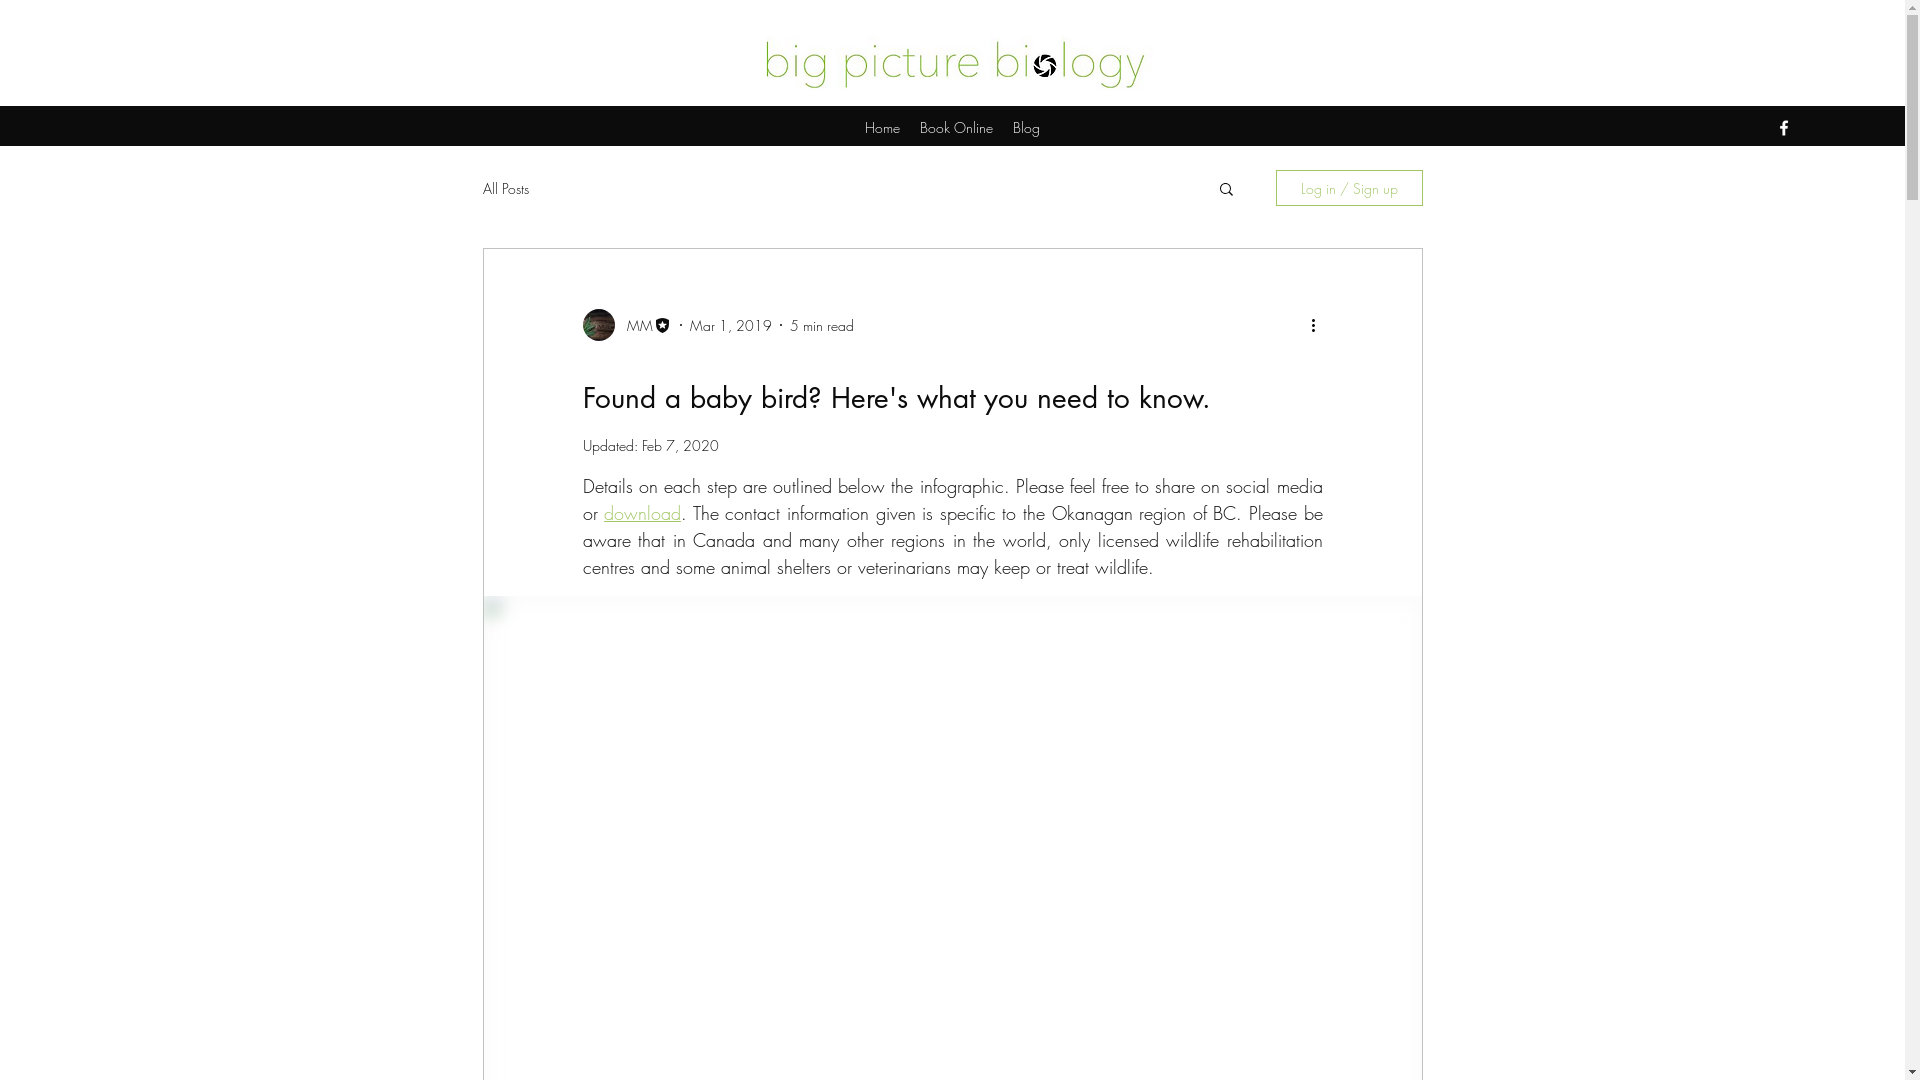  I want to click on 'Log in / Sign up', so click(1349, 188).